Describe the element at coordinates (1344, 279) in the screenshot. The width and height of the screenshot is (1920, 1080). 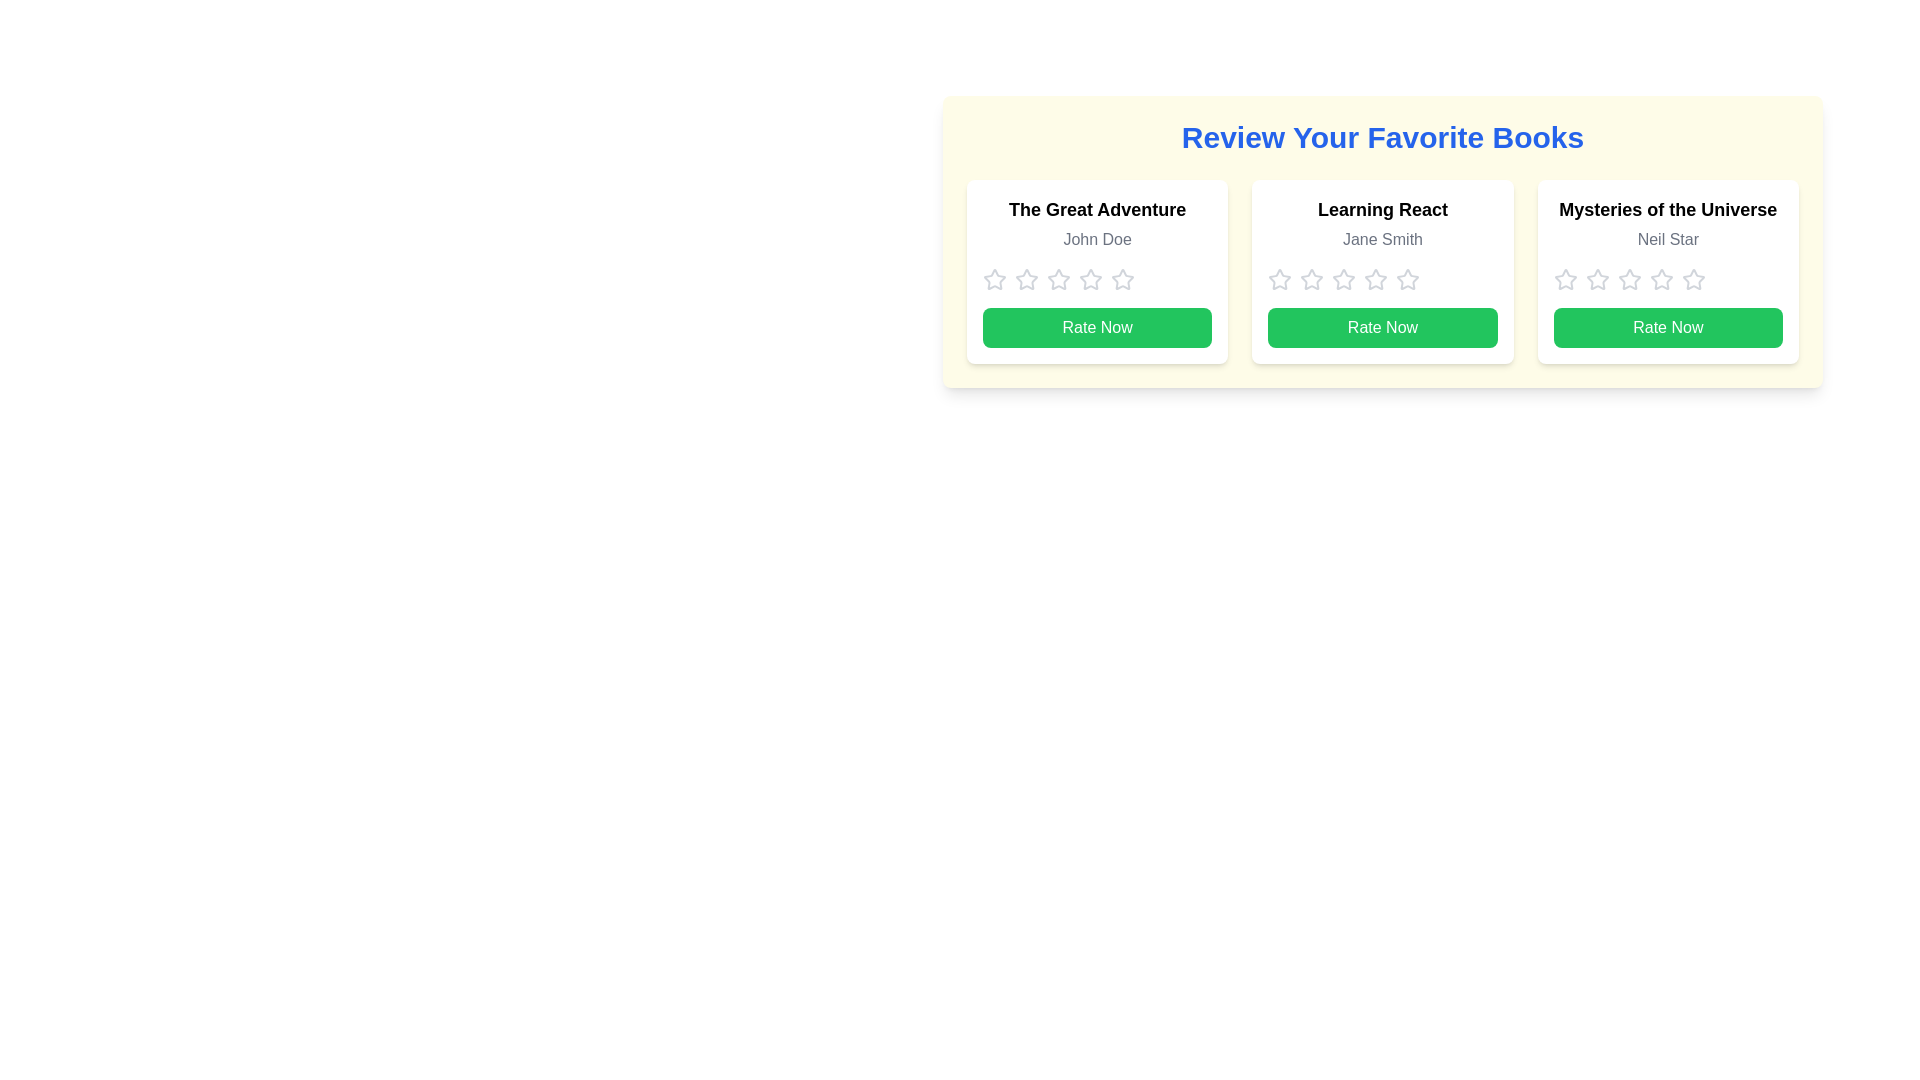
I see `the second star in the rating row for the book 'Learning React' by Jane Smith` at that location.